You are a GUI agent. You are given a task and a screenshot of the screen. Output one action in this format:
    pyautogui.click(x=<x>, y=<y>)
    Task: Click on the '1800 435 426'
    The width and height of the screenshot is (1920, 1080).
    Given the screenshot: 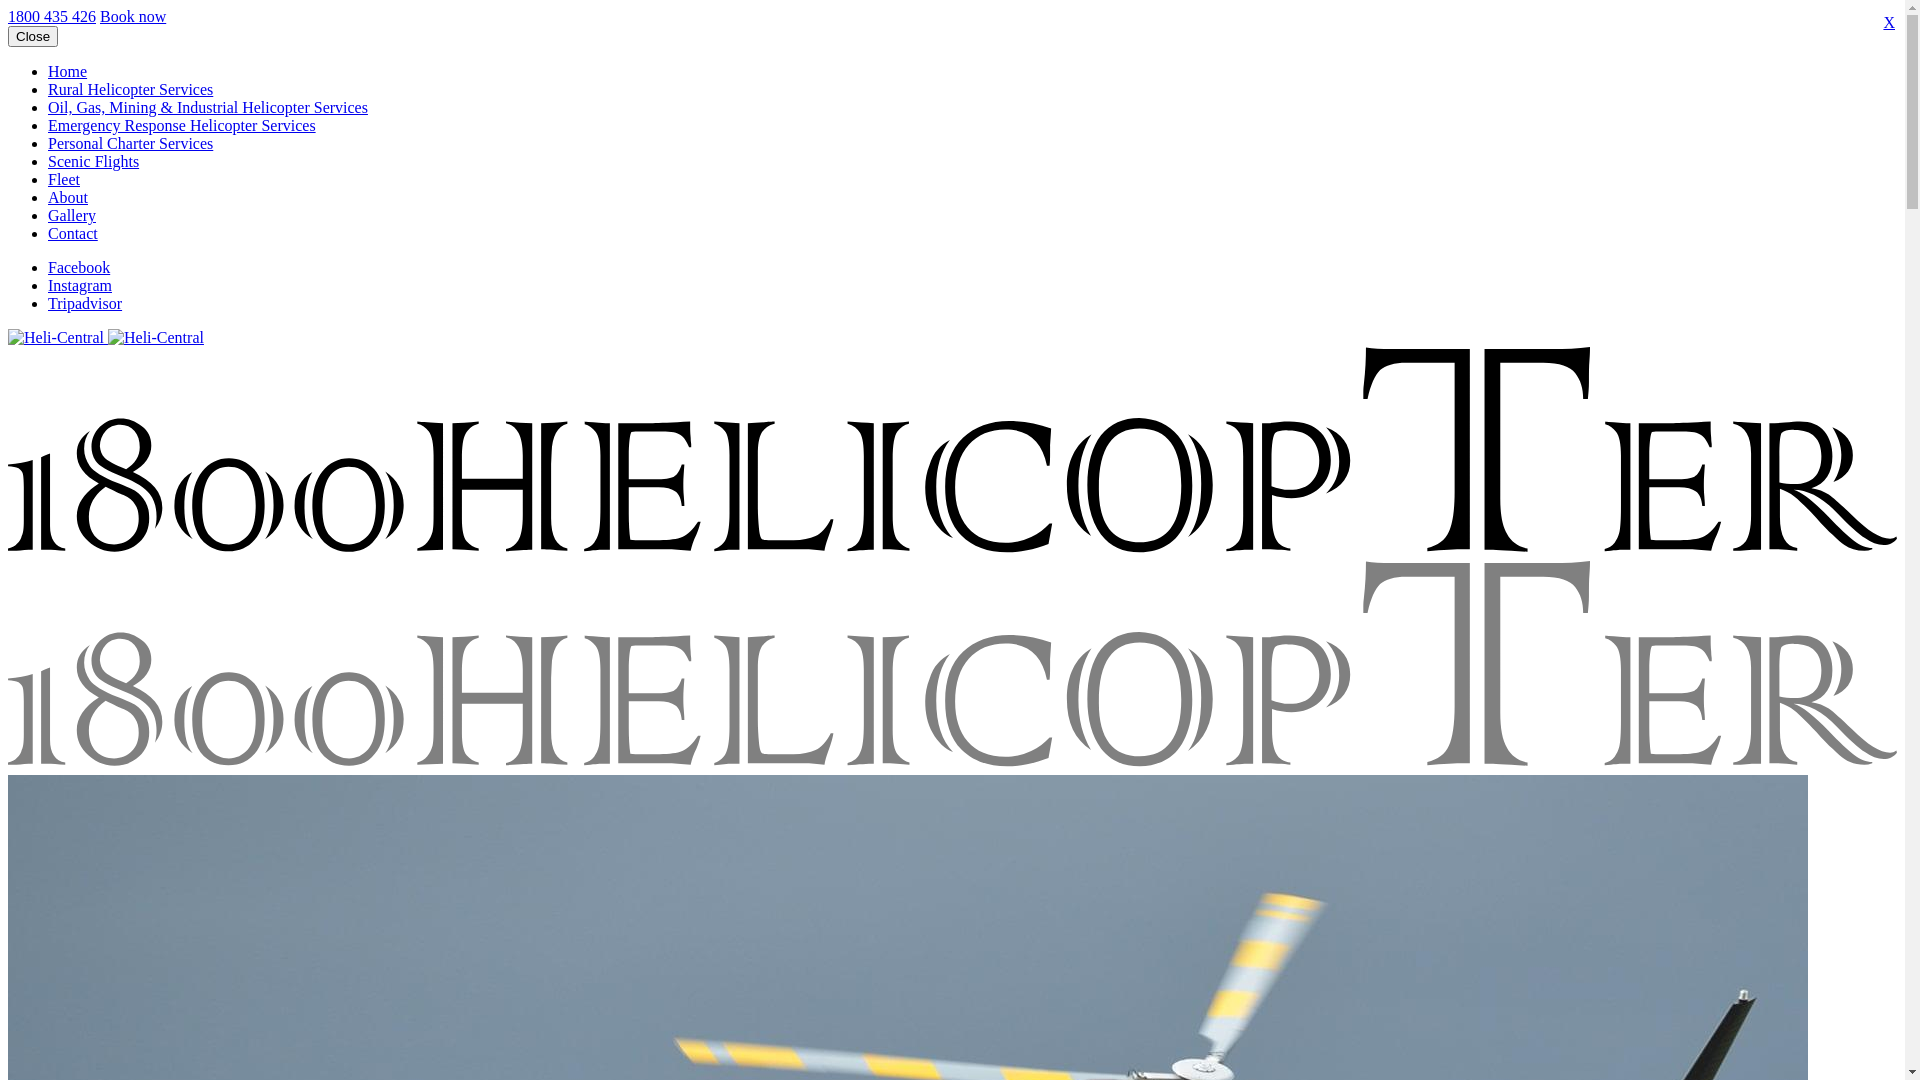 What is the action you would take?
    pyautogui.click(x=8, y=16)
    